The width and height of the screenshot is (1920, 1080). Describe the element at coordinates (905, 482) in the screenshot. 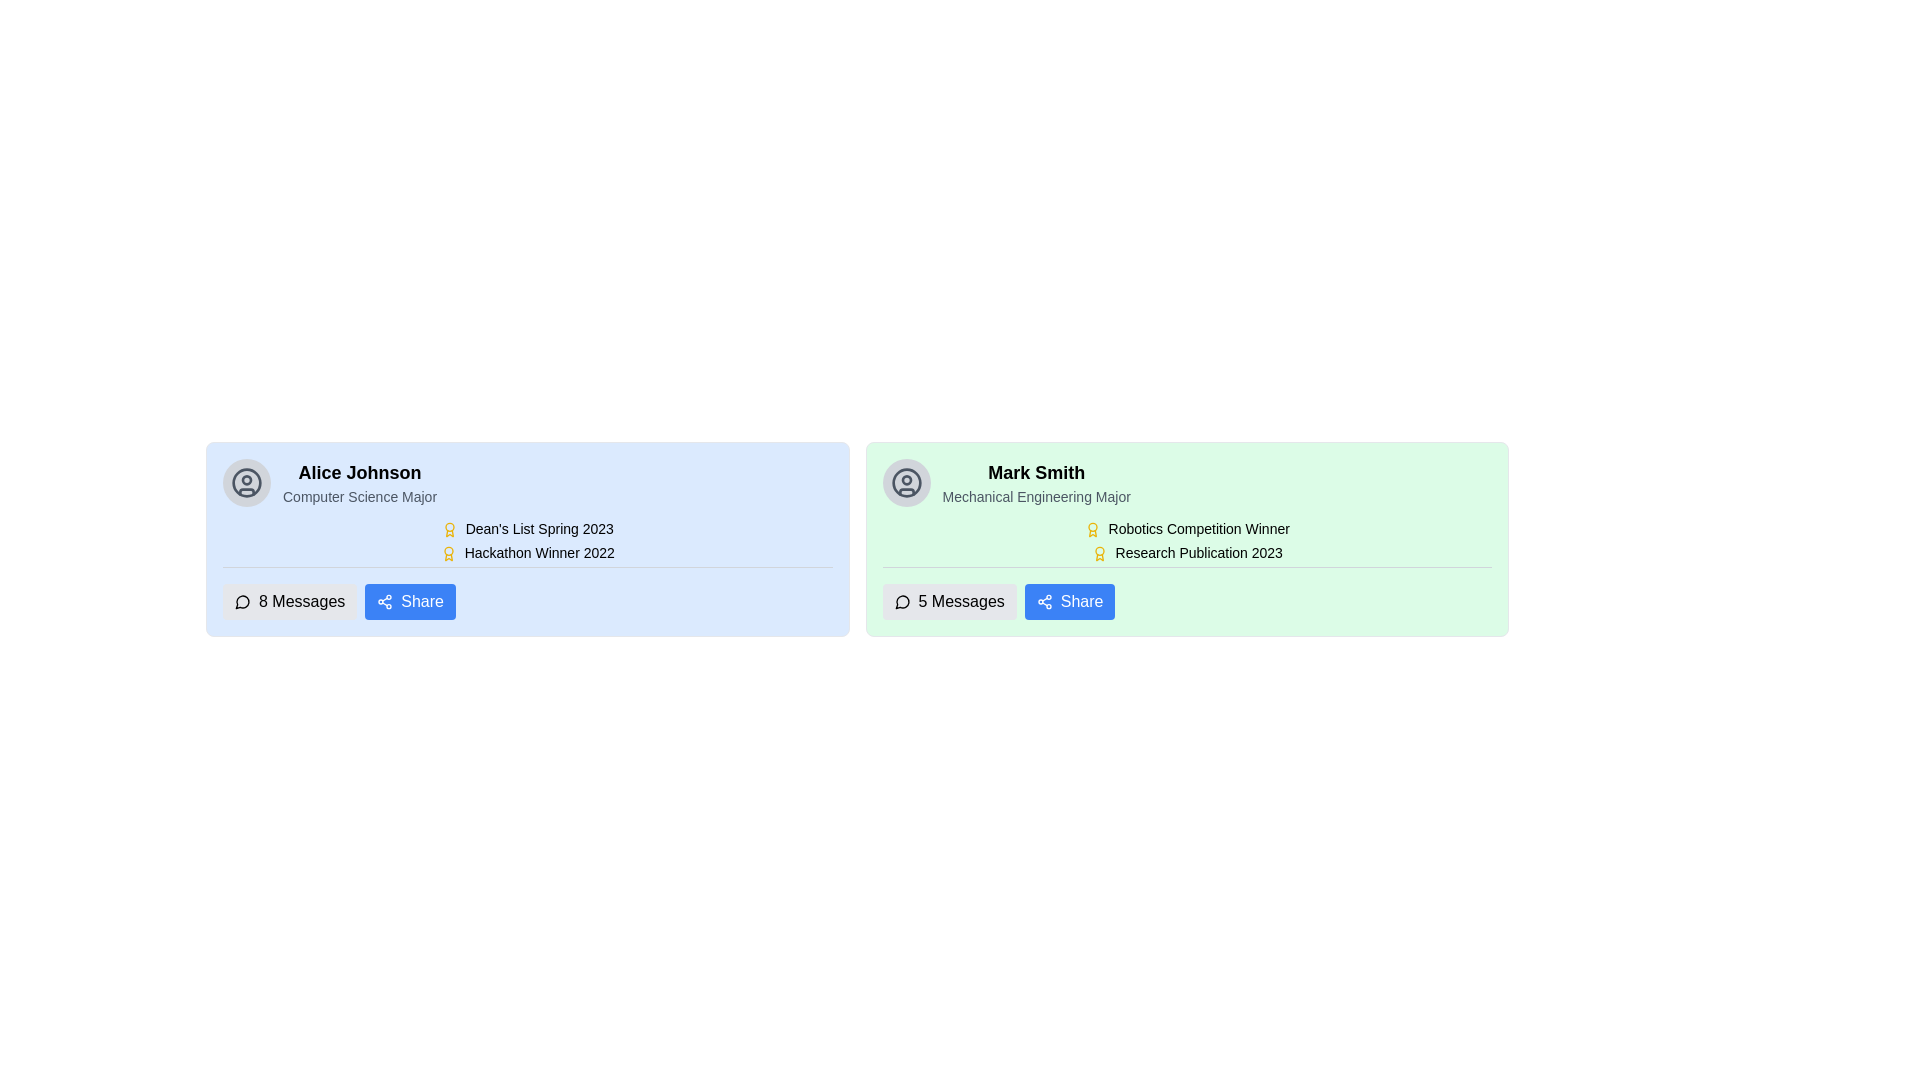

I see `the outermost circular component of the user profile icon located in the top-left corner of the right card to identify the user identity section` at that location.